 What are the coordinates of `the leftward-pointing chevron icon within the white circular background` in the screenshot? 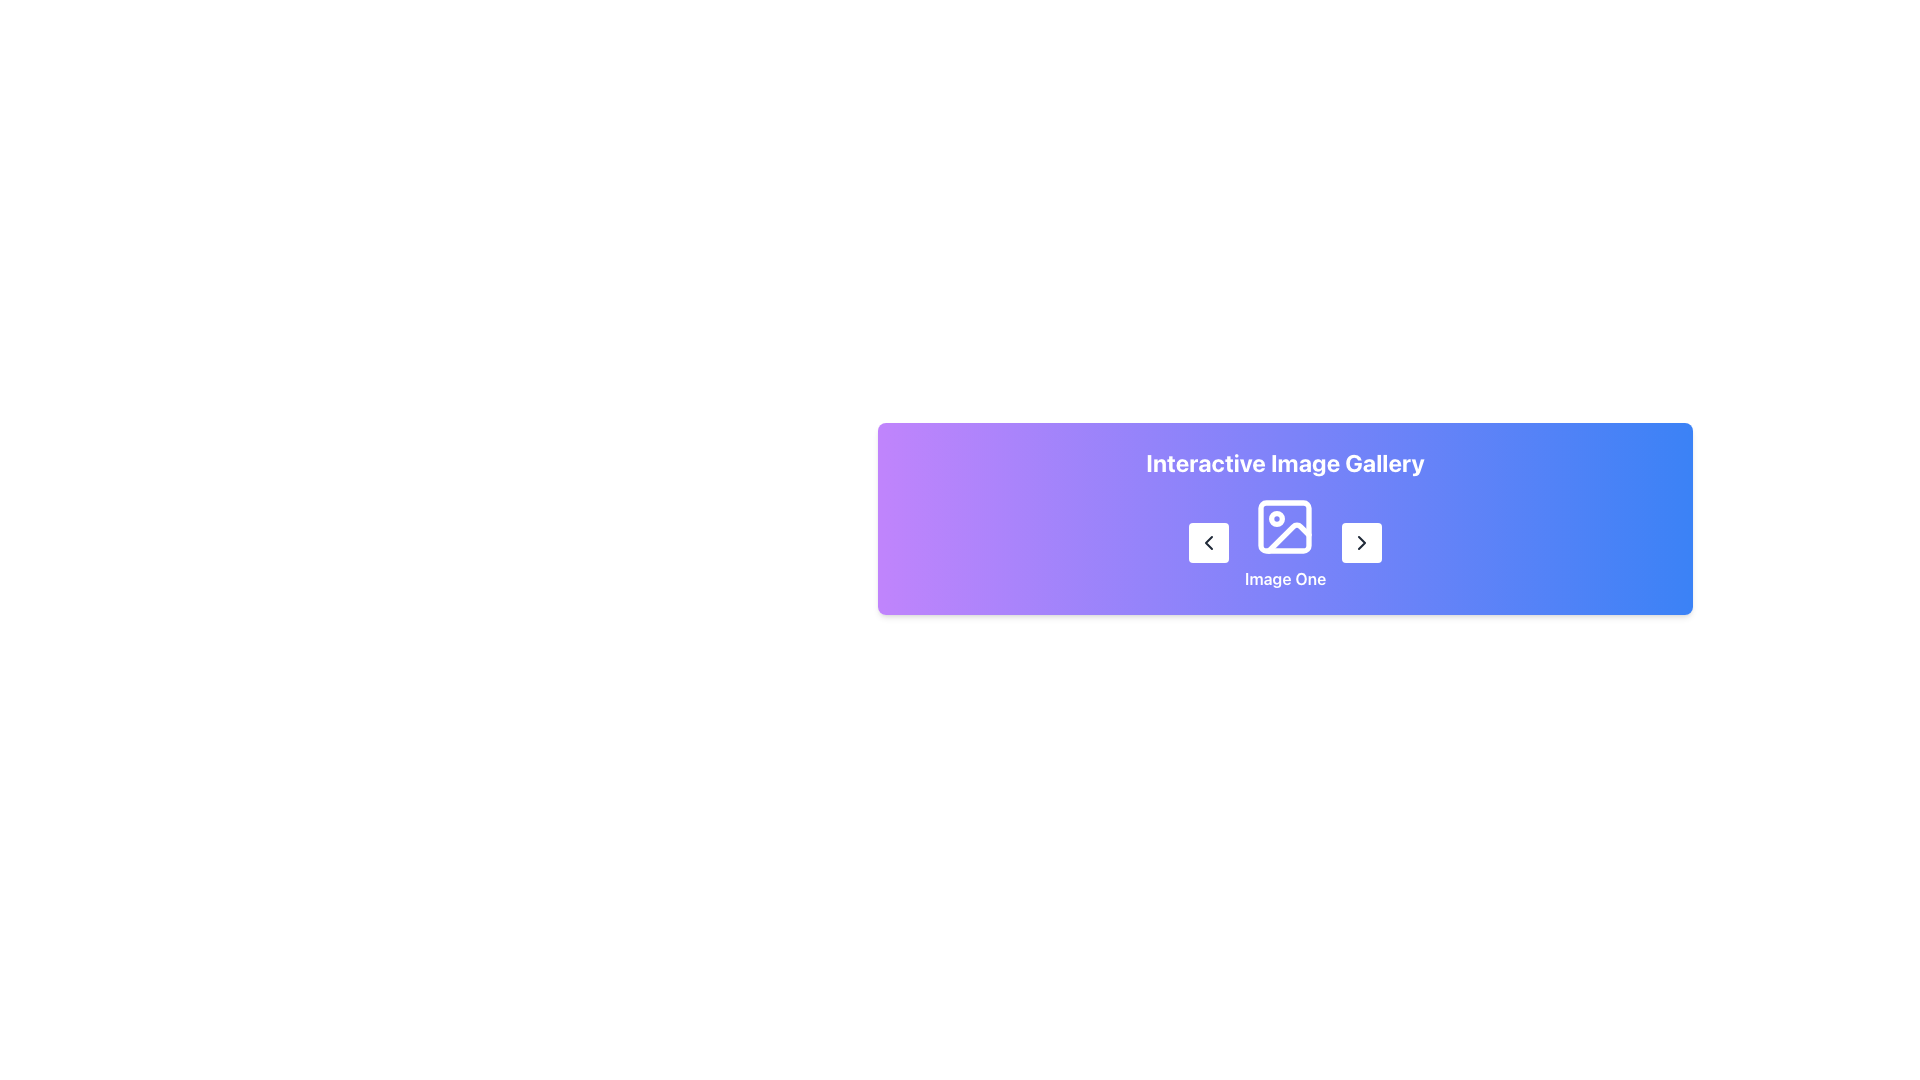 It's located at (1207, 543).